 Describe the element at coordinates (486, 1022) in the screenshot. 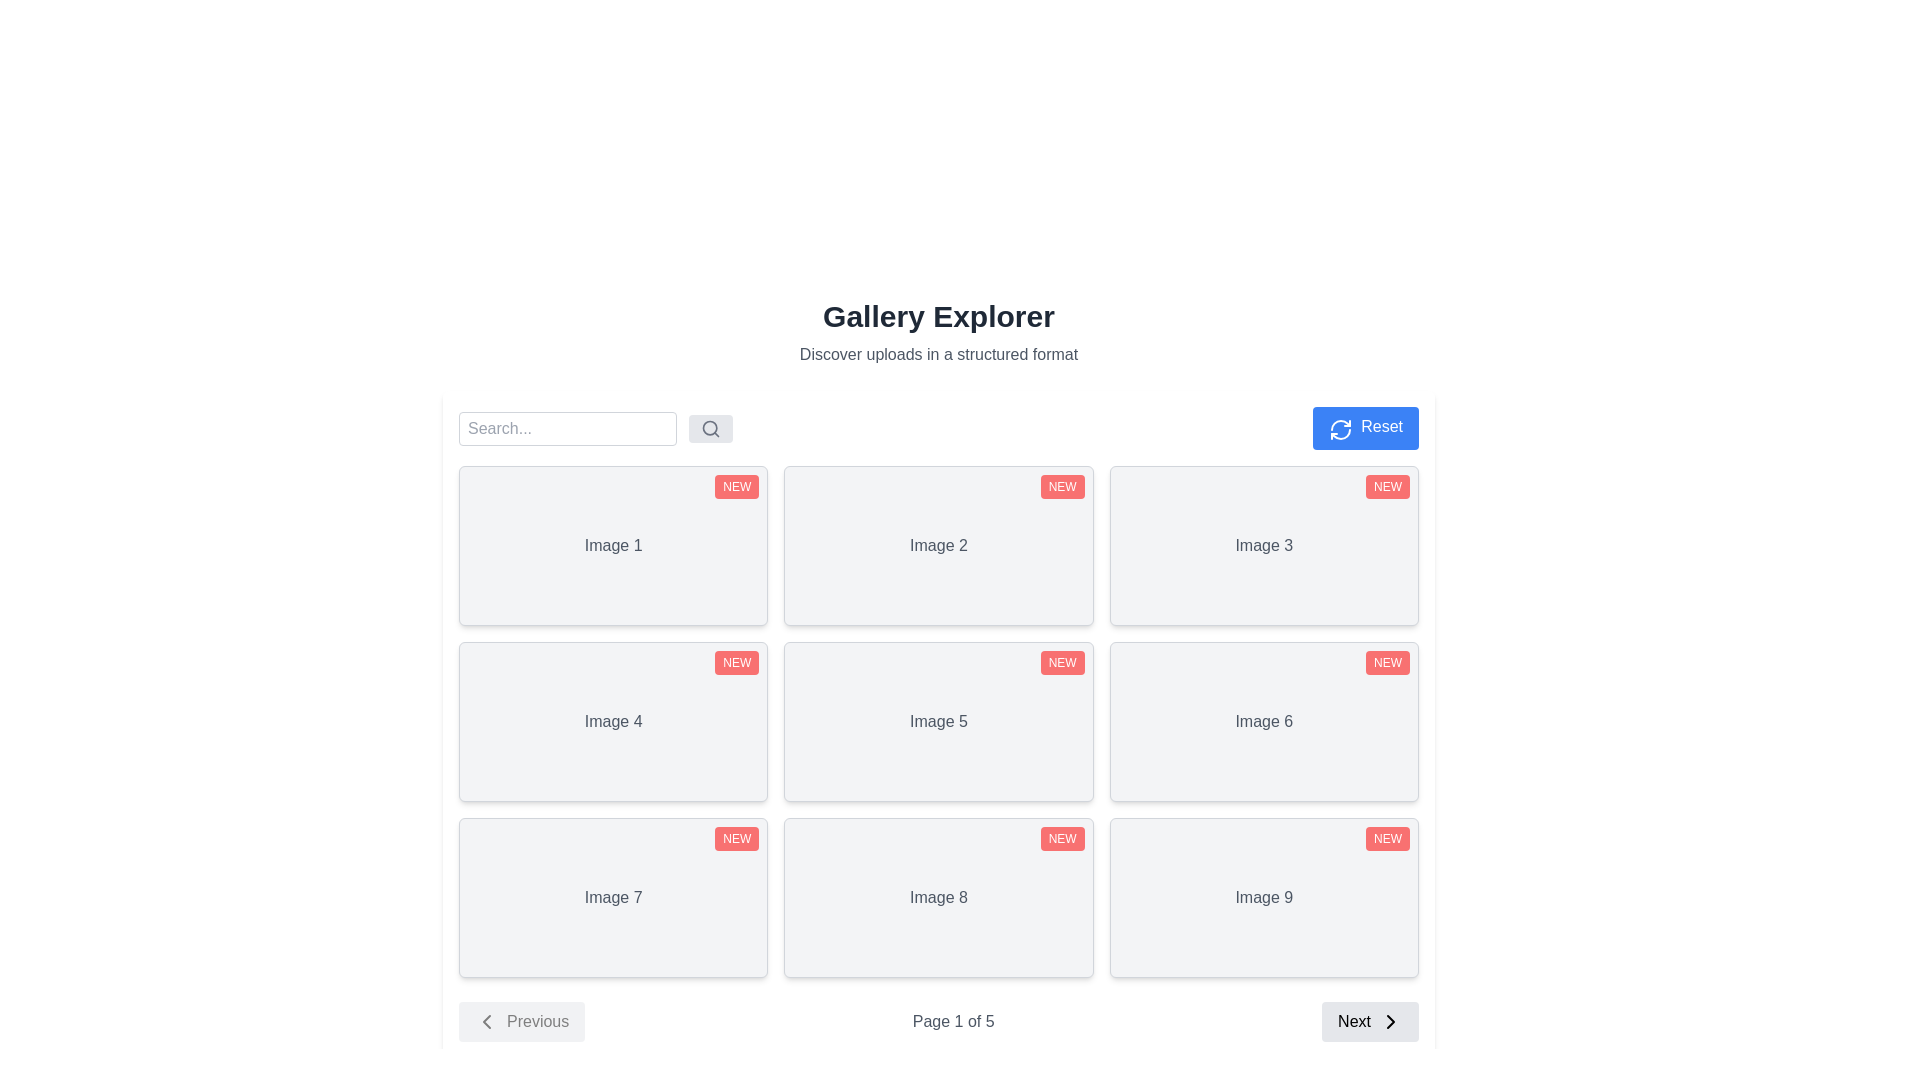

I see `the leftward arrow icon on the 'Previous' button, which has a light gray background and is located at the bottom left of the interface` at that location.